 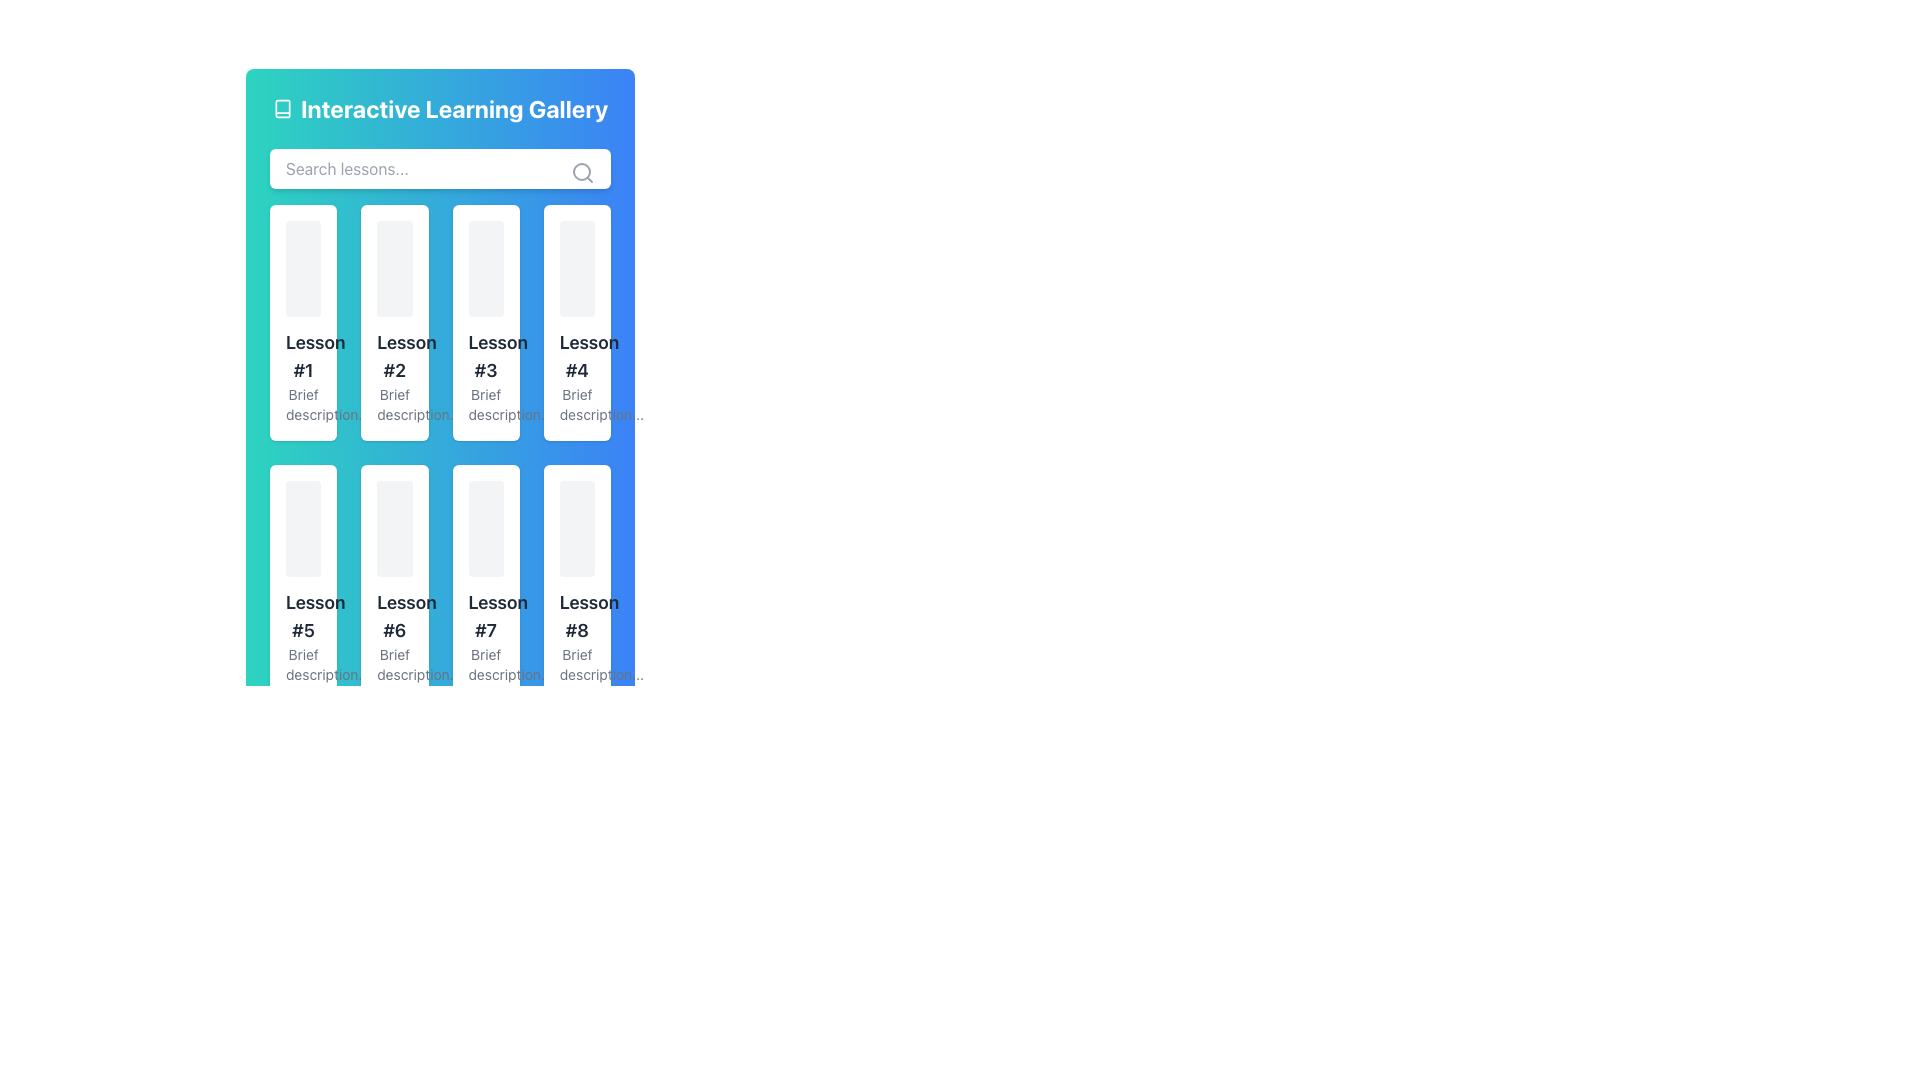 What do you see at coordinates (302, 322) in the screenshot?
I see `the lesson card located in the first row and first column of the learning gallery interface` at bounding box center [302, 322].